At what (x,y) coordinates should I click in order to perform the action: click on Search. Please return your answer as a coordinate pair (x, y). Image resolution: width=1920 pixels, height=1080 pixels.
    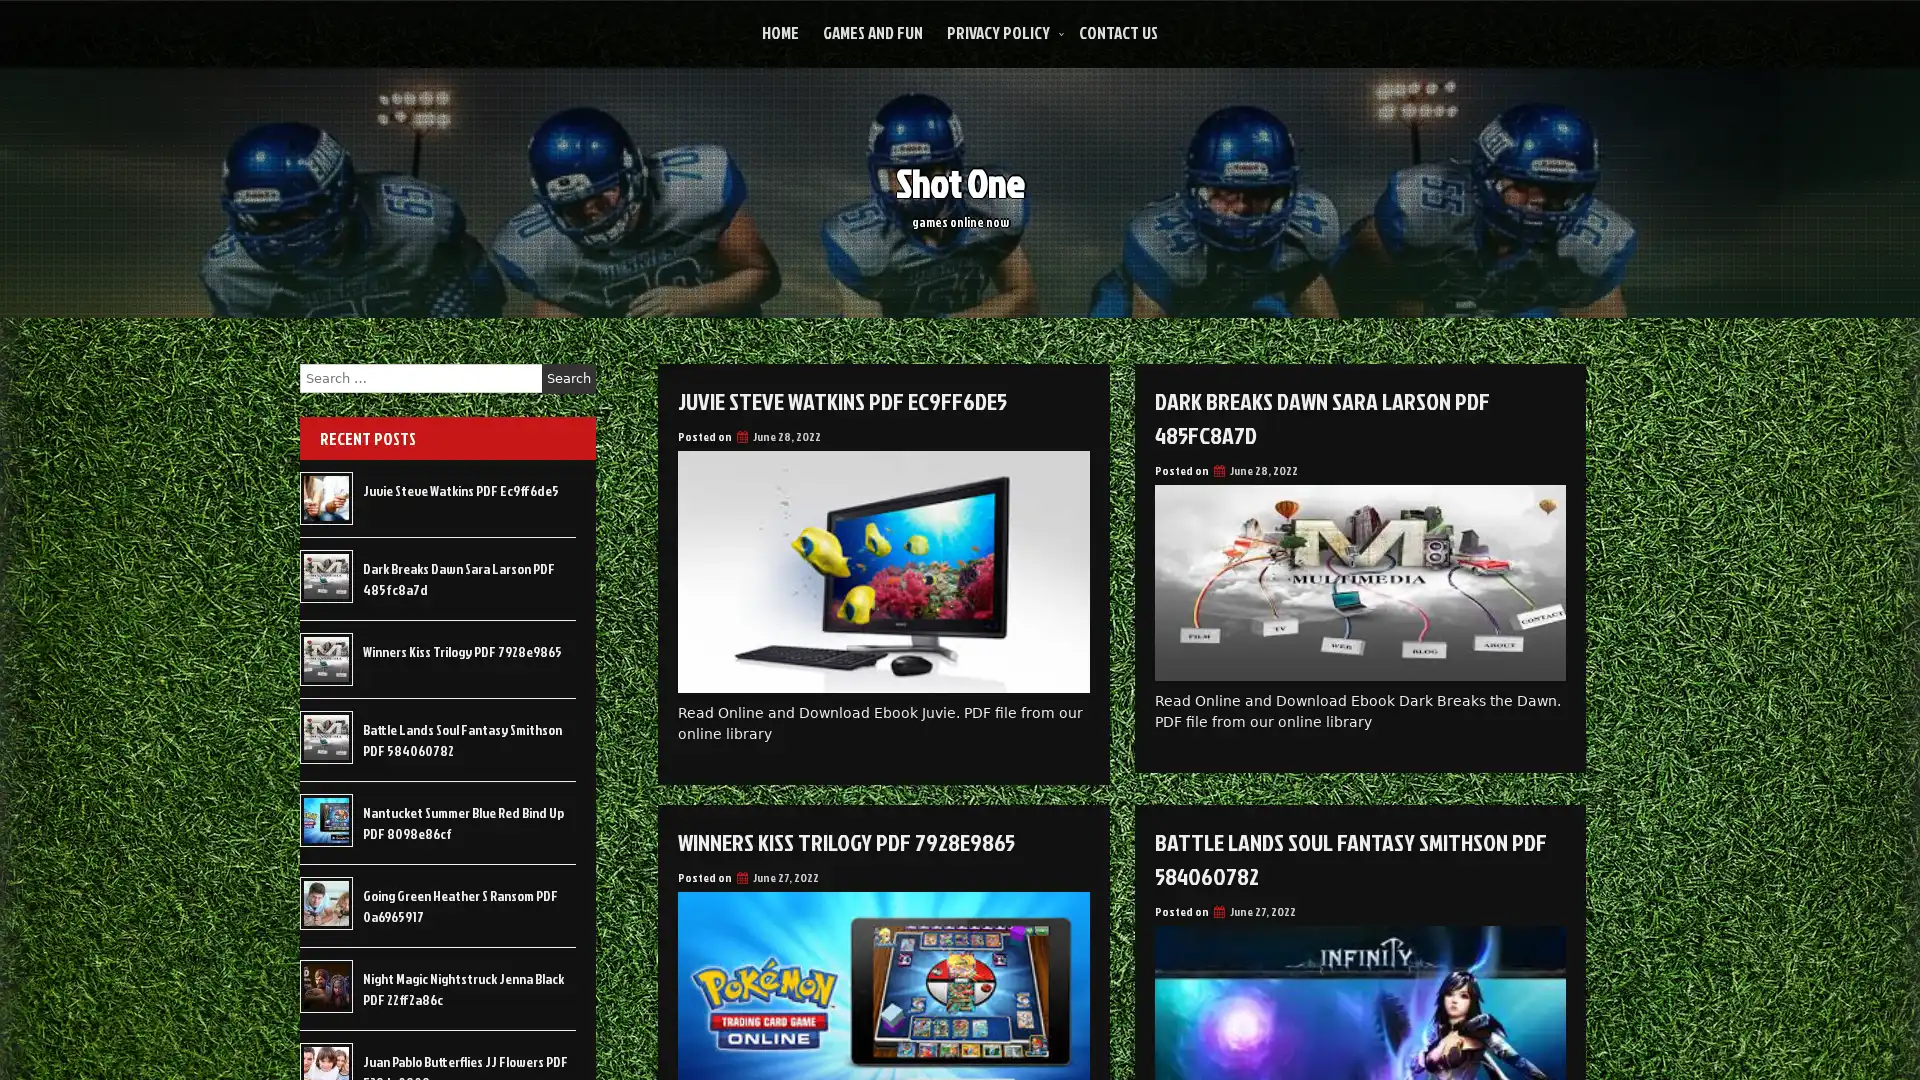
    Looking at the image, I should click on (568, 378).